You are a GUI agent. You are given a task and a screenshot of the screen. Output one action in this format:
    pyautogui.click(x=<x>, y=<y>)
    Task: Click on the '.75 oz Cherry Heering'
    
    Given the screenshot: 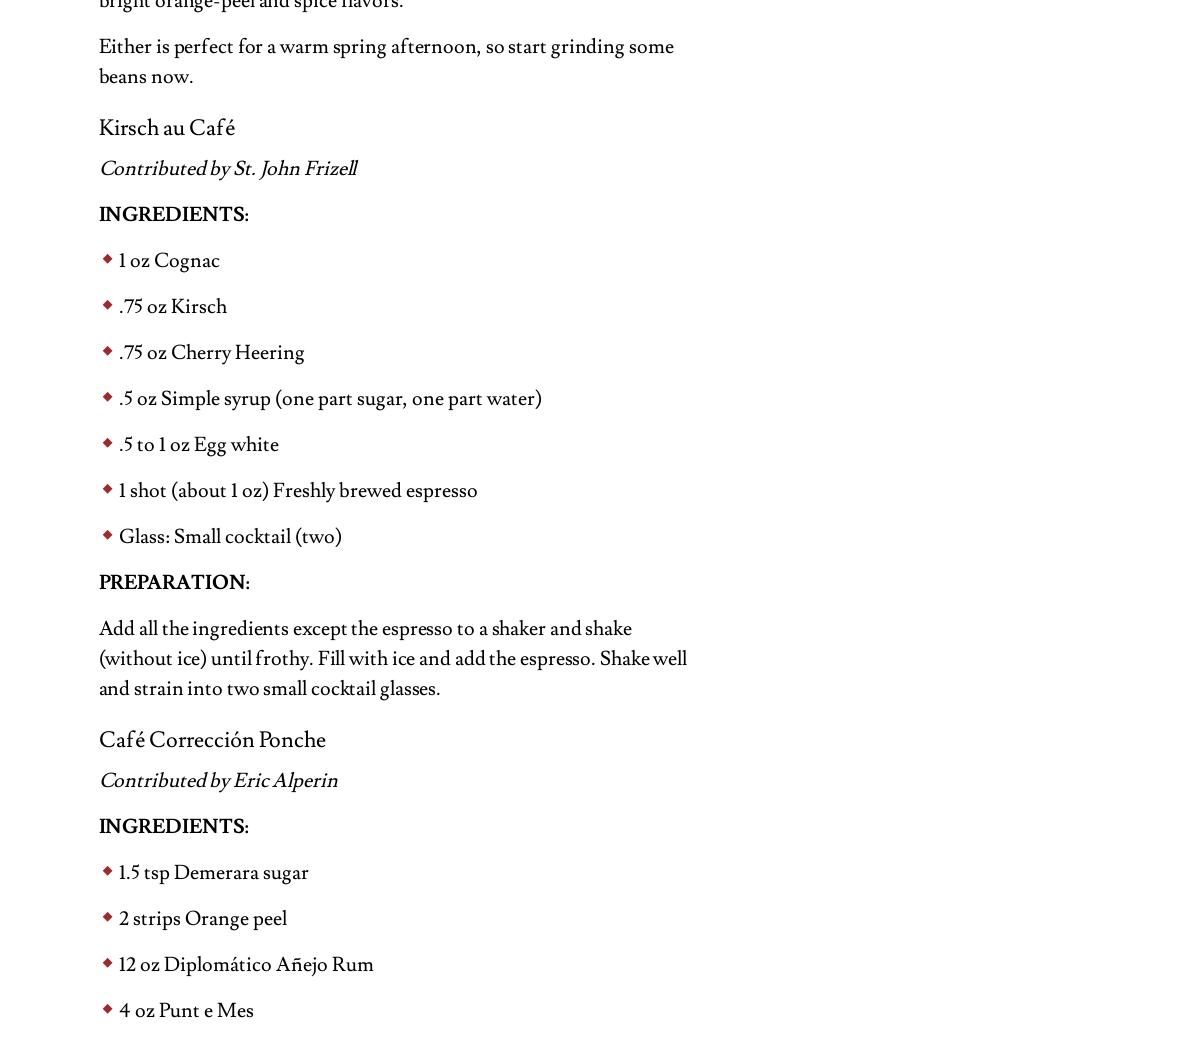 What is the action you would take?
    pyautogui.click(x=117, y=351)
    